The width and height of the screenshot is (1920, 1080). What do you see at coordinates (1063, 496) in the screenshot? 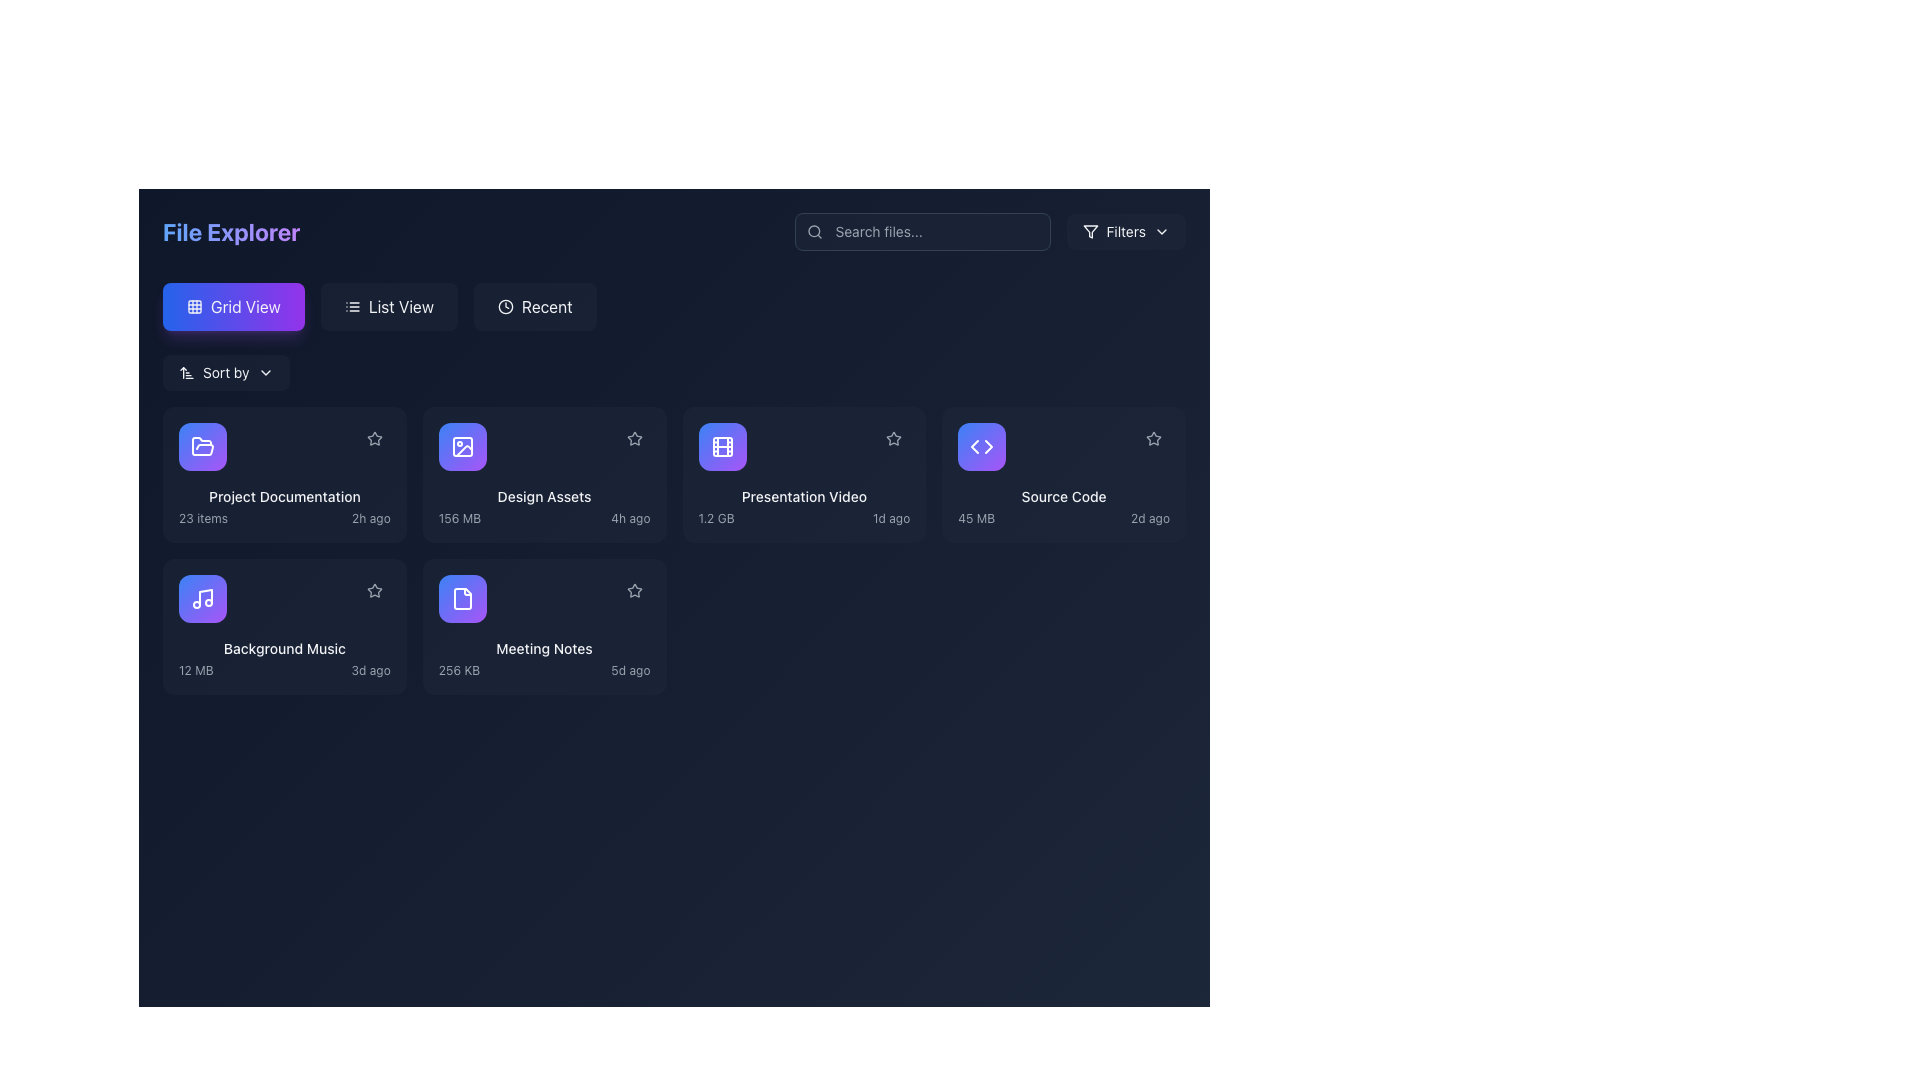
I see `text content of the 'Source Code' label, which is styled in a small, medium-weight font and is located at the bottom center of the fourth card in the grid view of the file explorer interface` at bounding box center [1063, 496].